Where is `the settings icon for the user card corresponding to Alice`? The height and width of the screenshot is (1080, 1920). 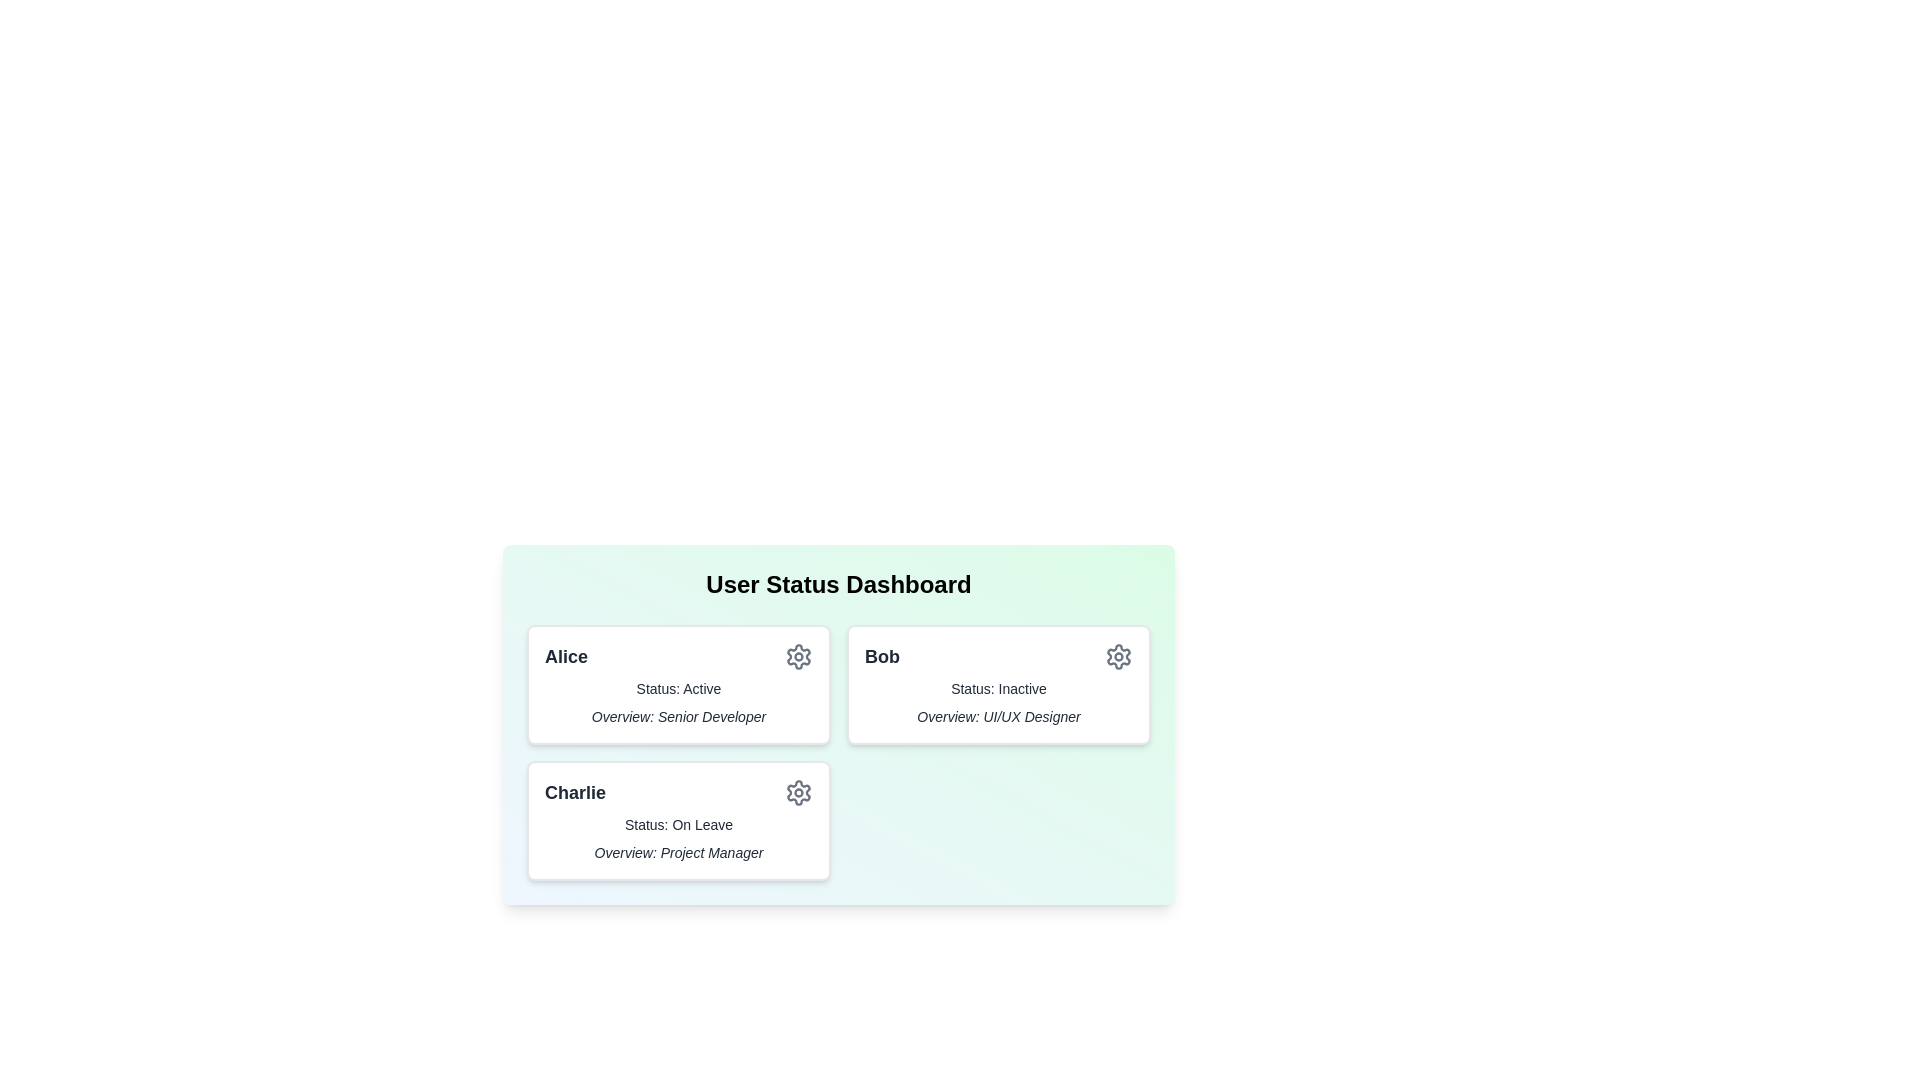
the settings icon for the user card corresponding to Alice is located at coordinates (797, 656).